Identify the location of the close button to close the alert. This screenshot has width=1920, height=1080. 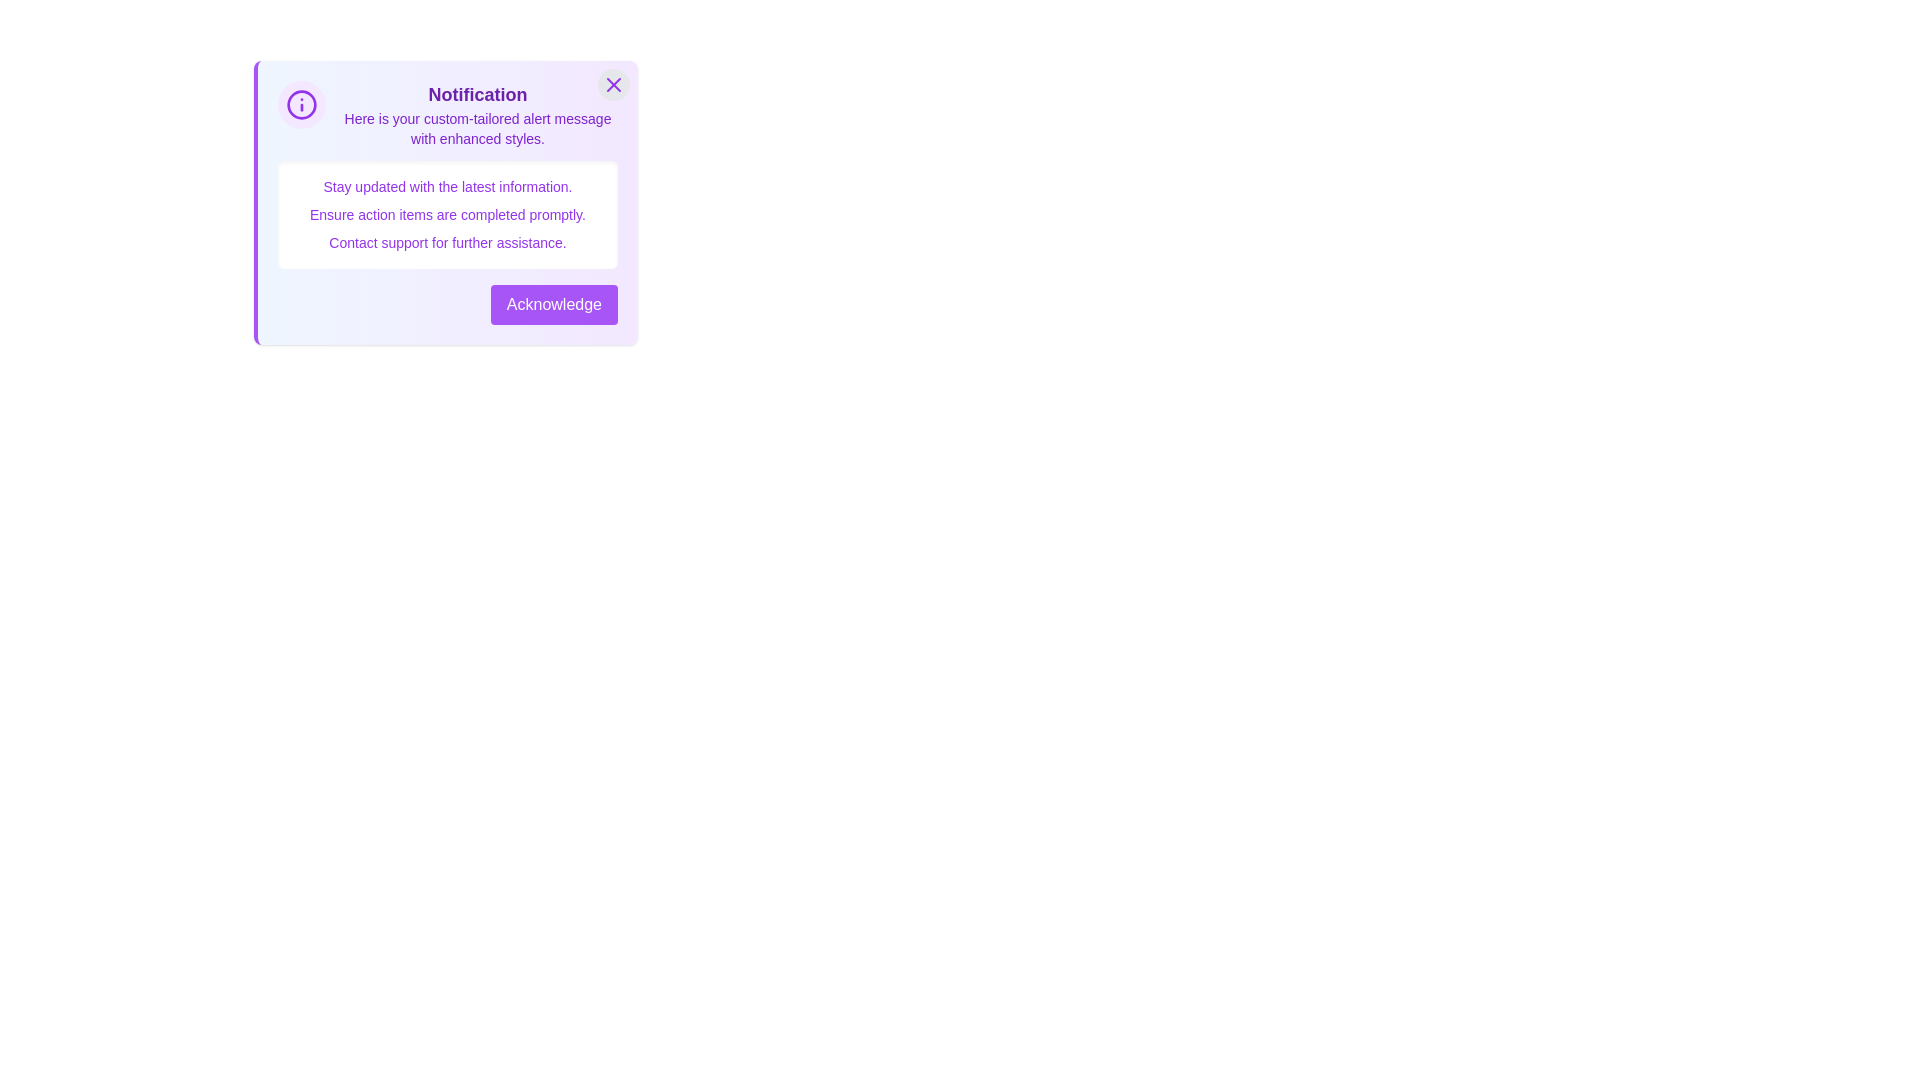
(613, 83).